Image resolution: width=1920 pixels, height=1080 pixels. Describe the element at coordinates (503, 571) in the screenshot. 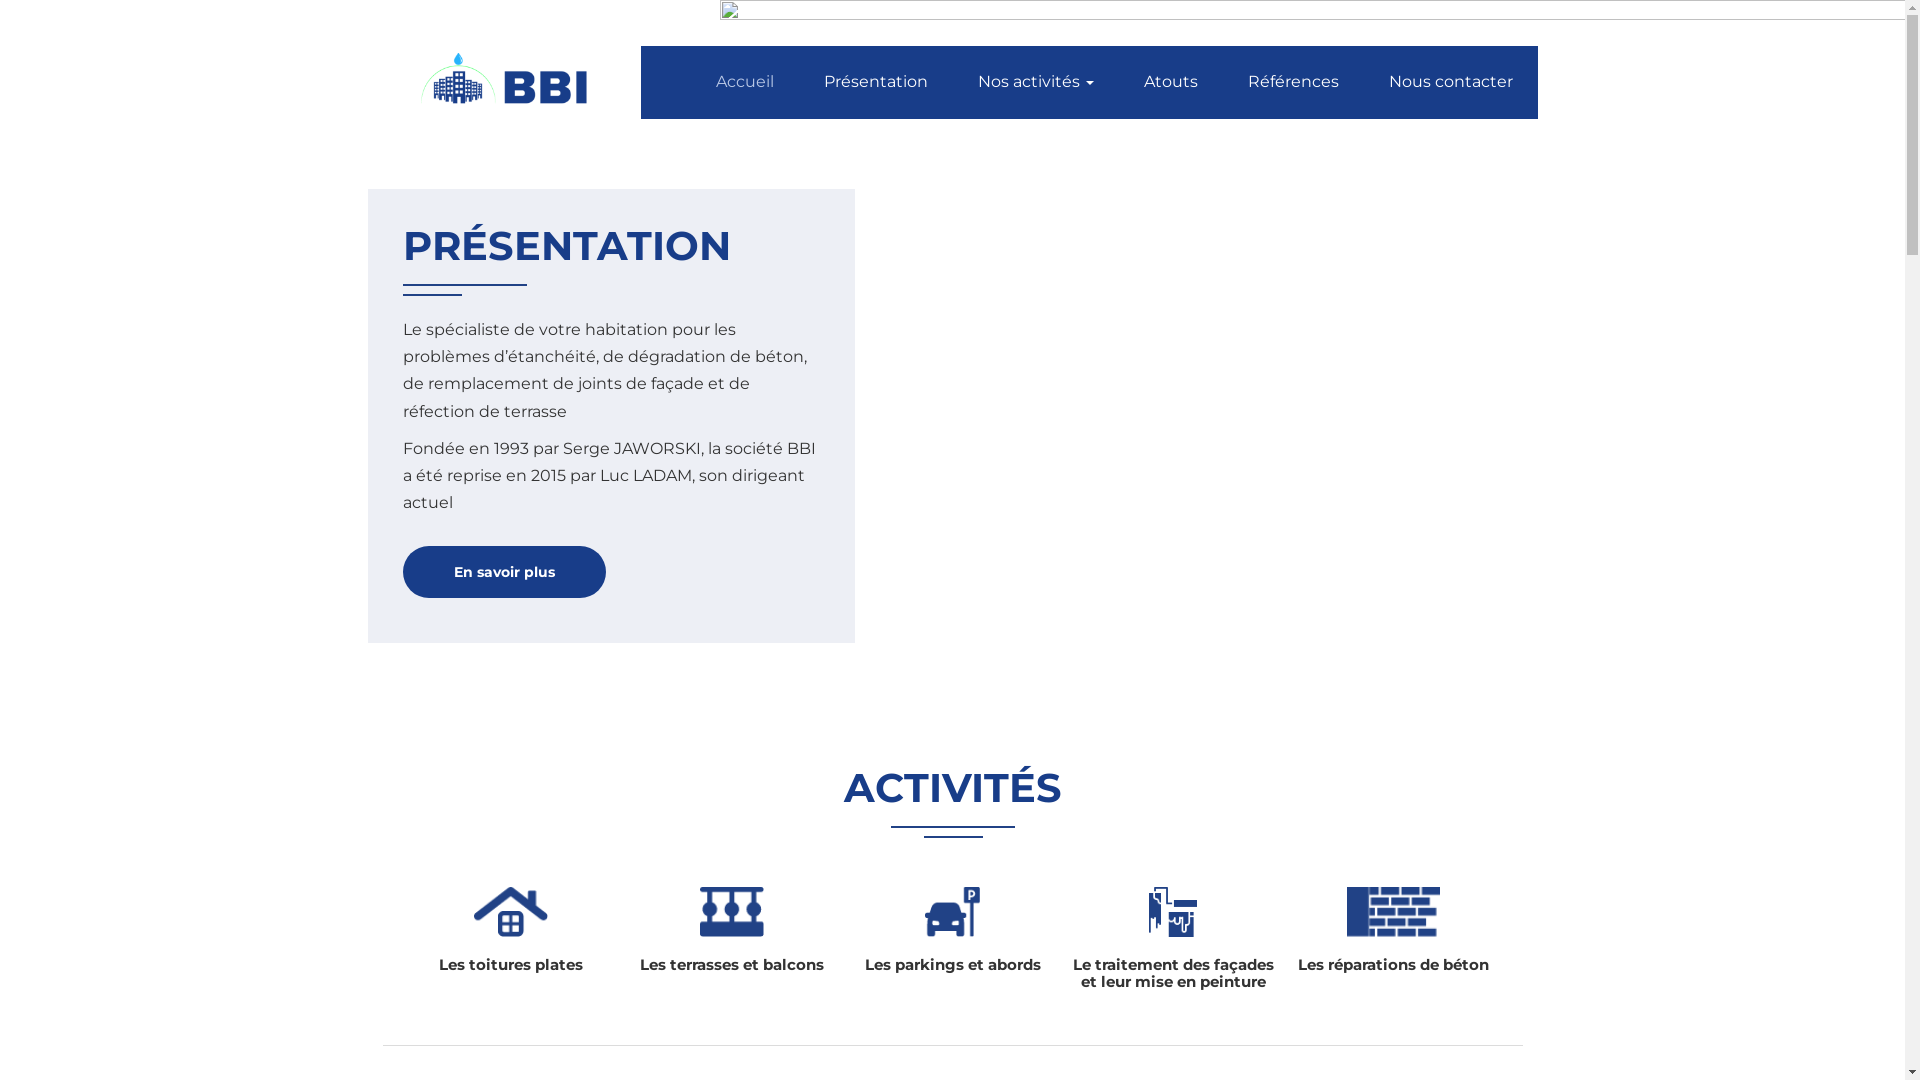

I see `'En savoir plus'` at that location.